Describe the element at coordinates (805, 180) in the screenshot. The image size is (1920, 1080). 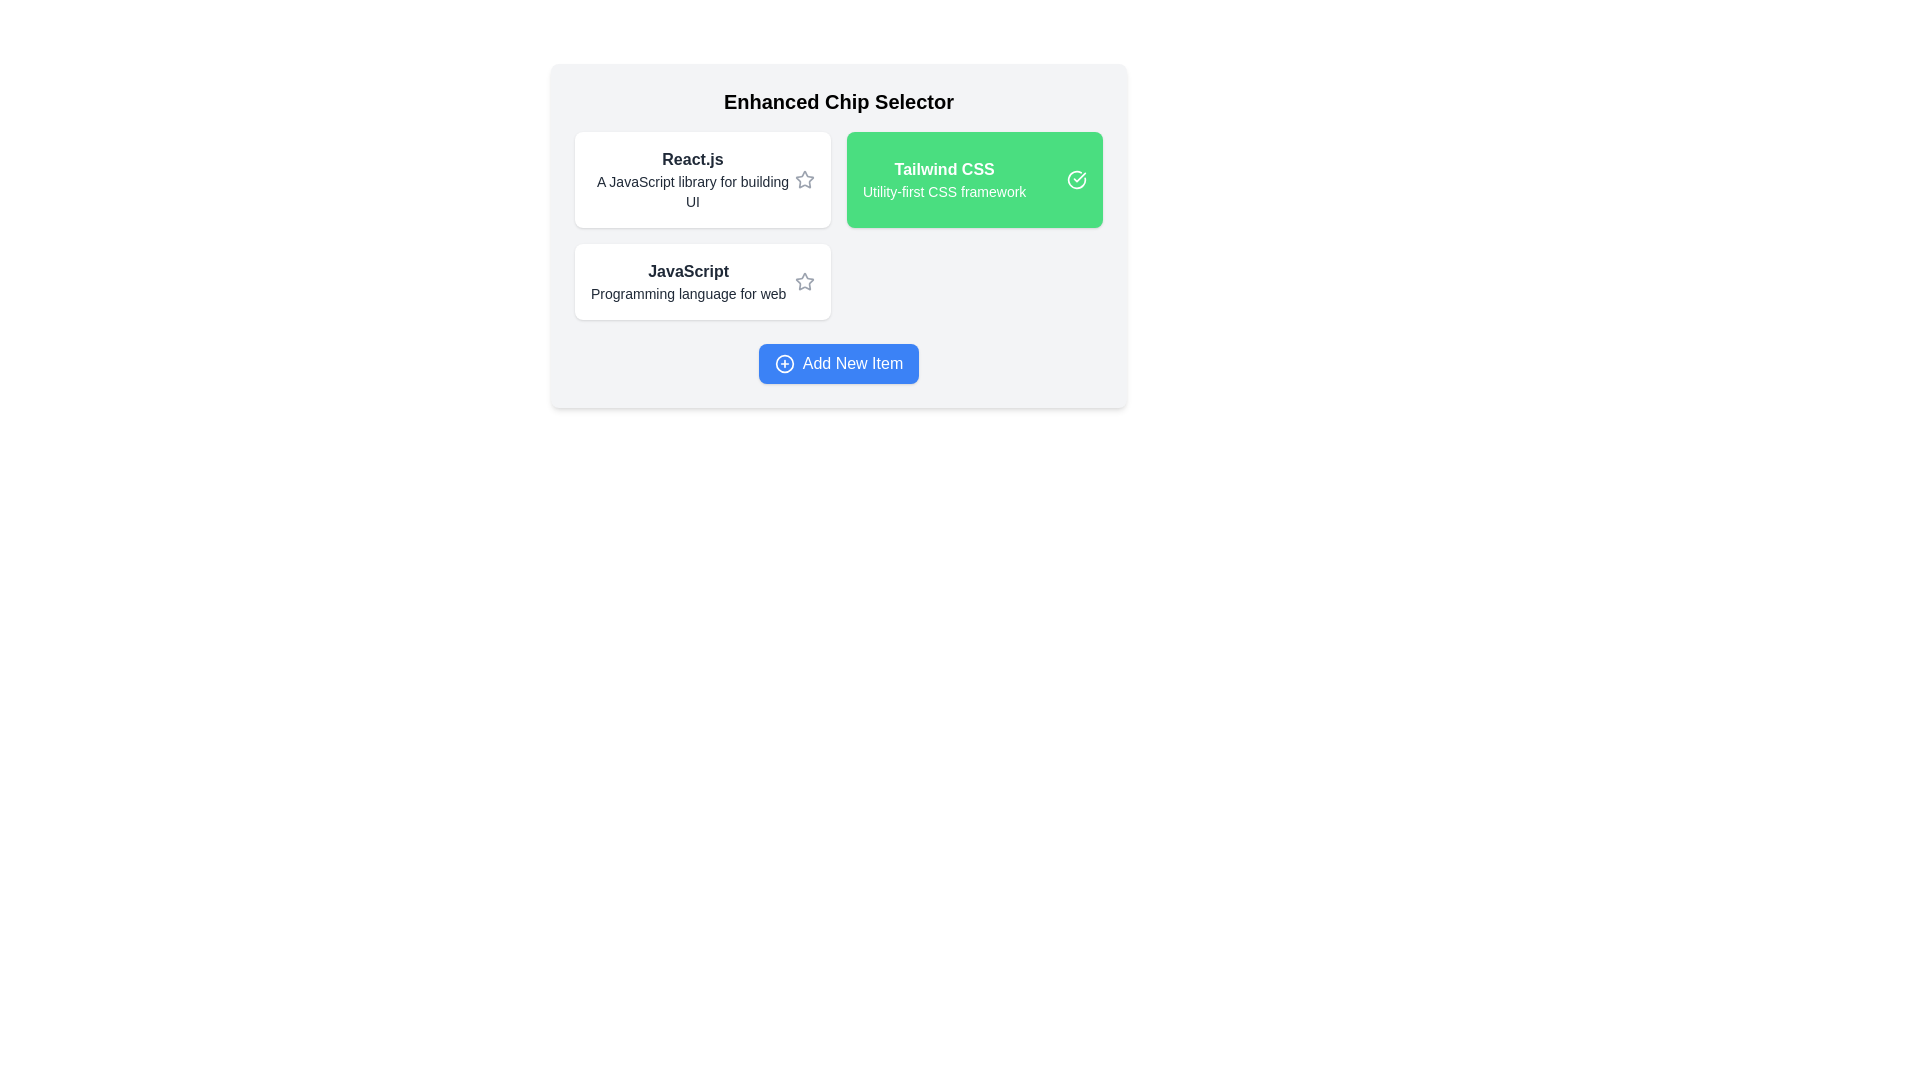
I see `the inactive star-shaped icon located to the right of the text 'React.js A JavaScript library for building UI'` at that location.